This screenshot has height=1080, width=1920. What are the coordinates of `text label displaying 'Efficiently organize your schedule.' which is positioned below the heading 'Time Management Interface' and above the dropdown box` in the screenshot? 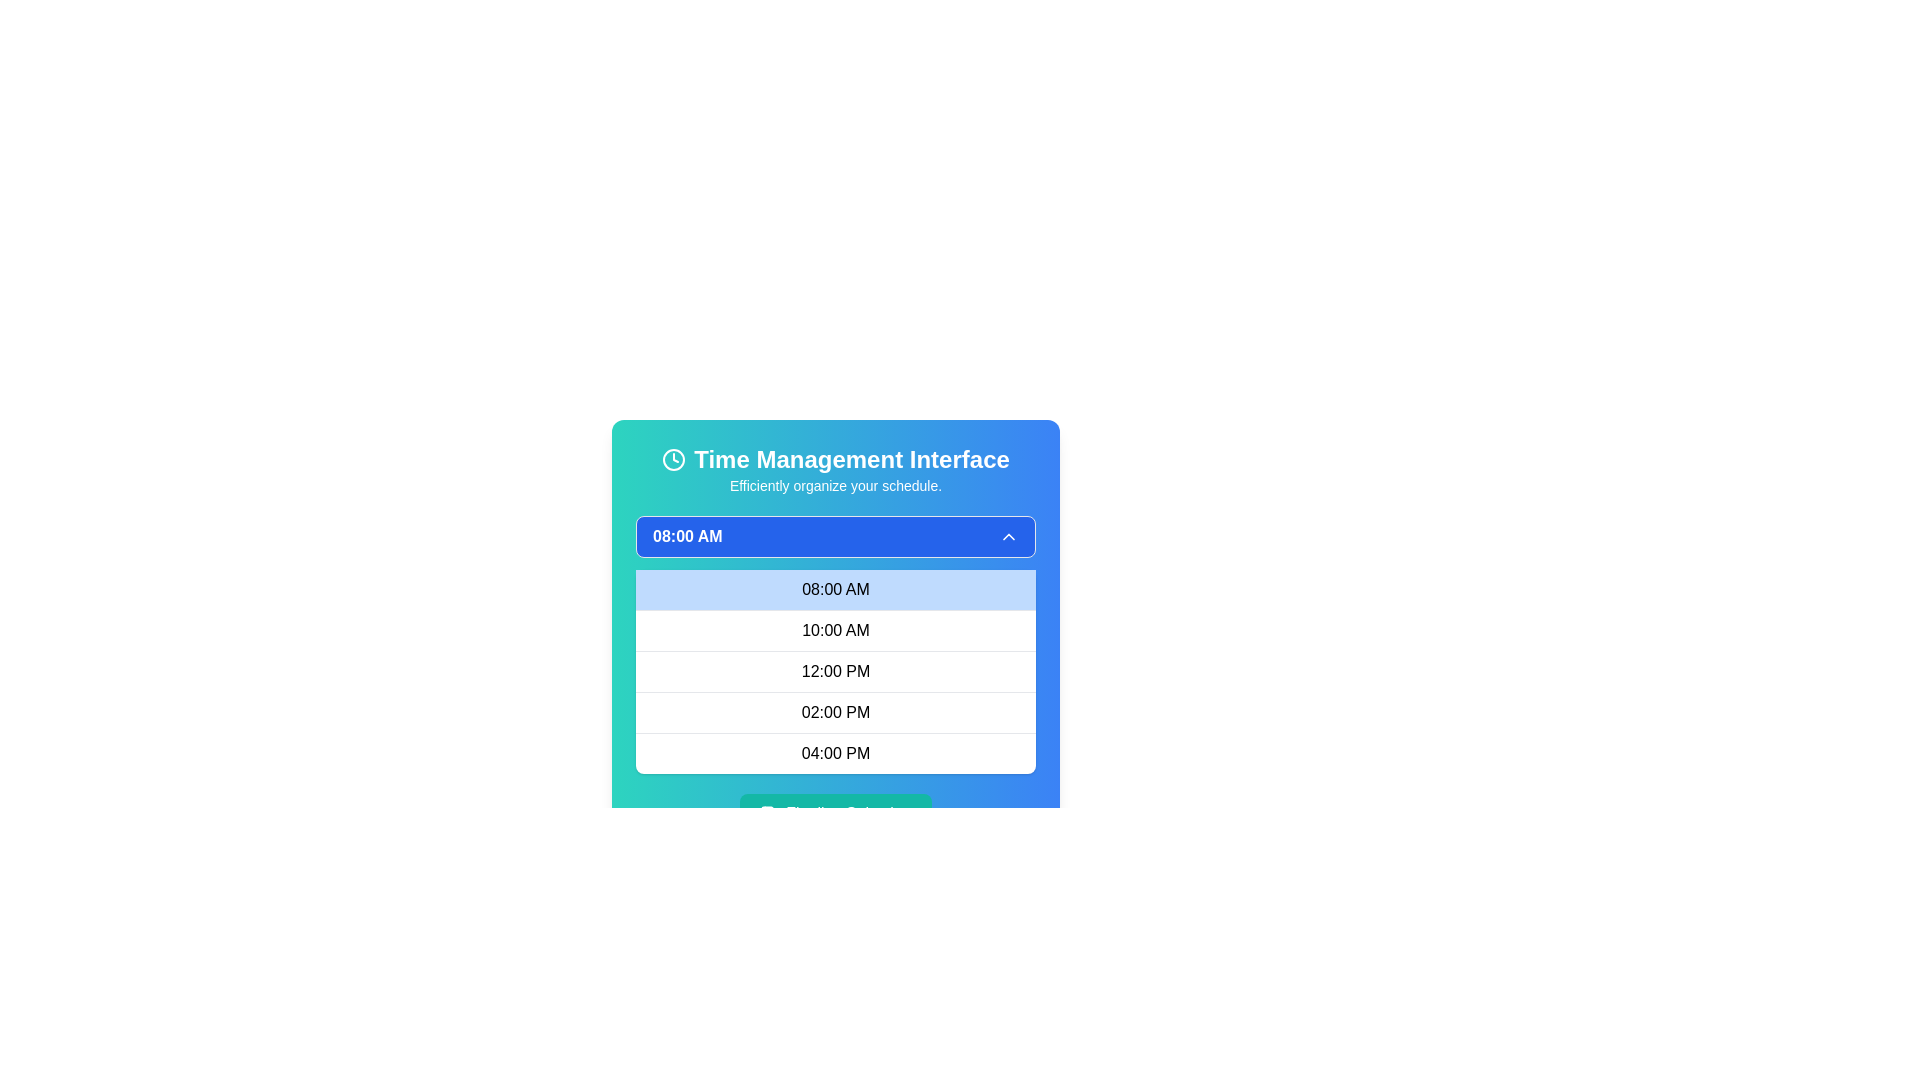 It's located at (835, 486).